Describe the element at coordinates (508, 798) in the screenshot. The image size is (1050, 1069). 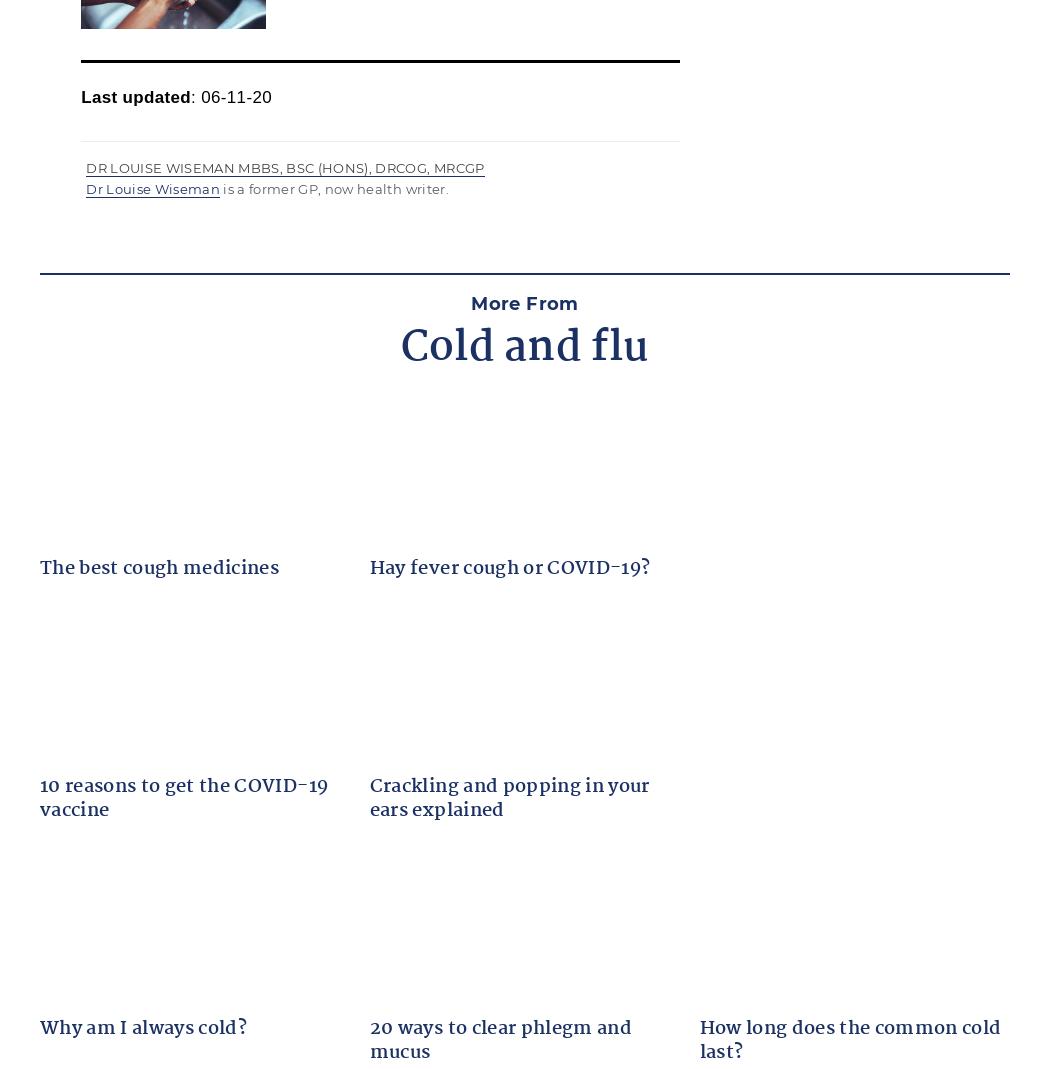
I see `'Crackling and popping in your ears explained'` at that location.